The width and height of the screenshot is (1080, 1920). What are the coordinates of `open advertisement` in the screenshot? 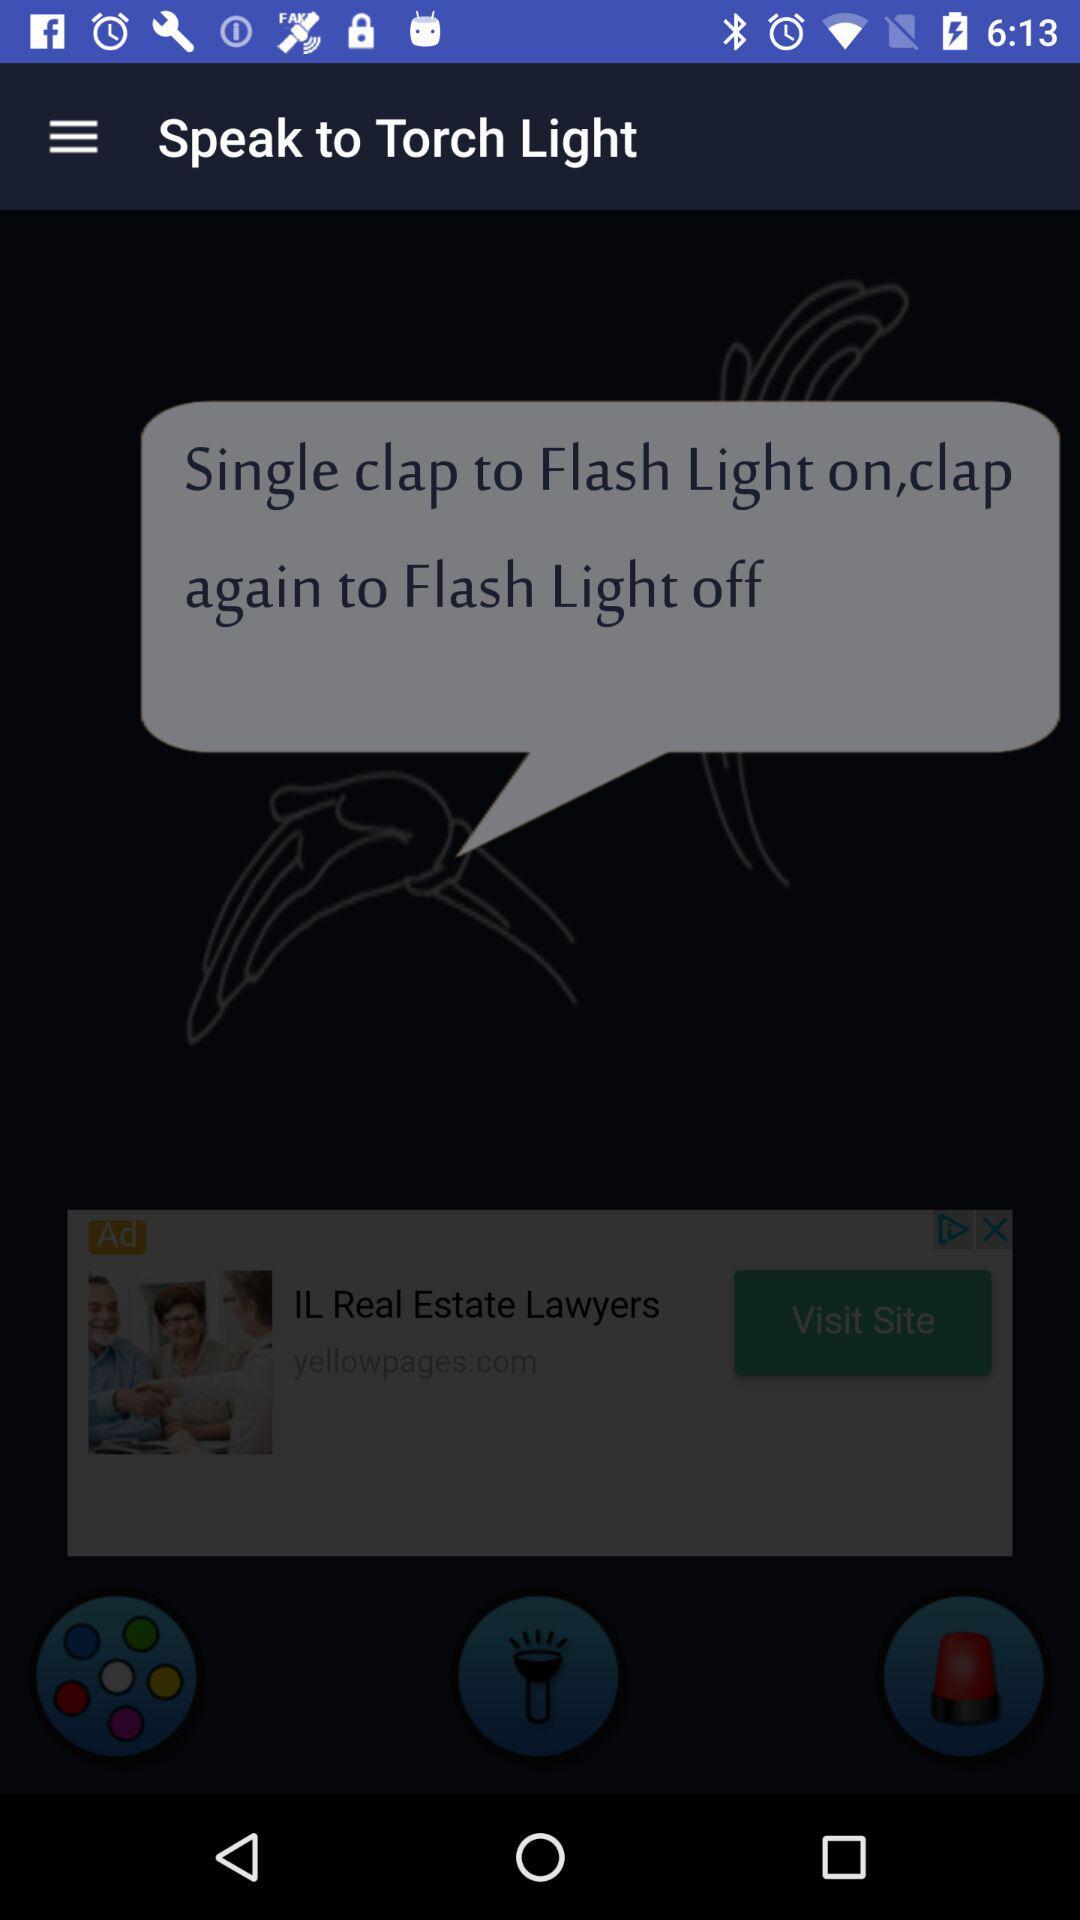 It's located at (540, 1381).